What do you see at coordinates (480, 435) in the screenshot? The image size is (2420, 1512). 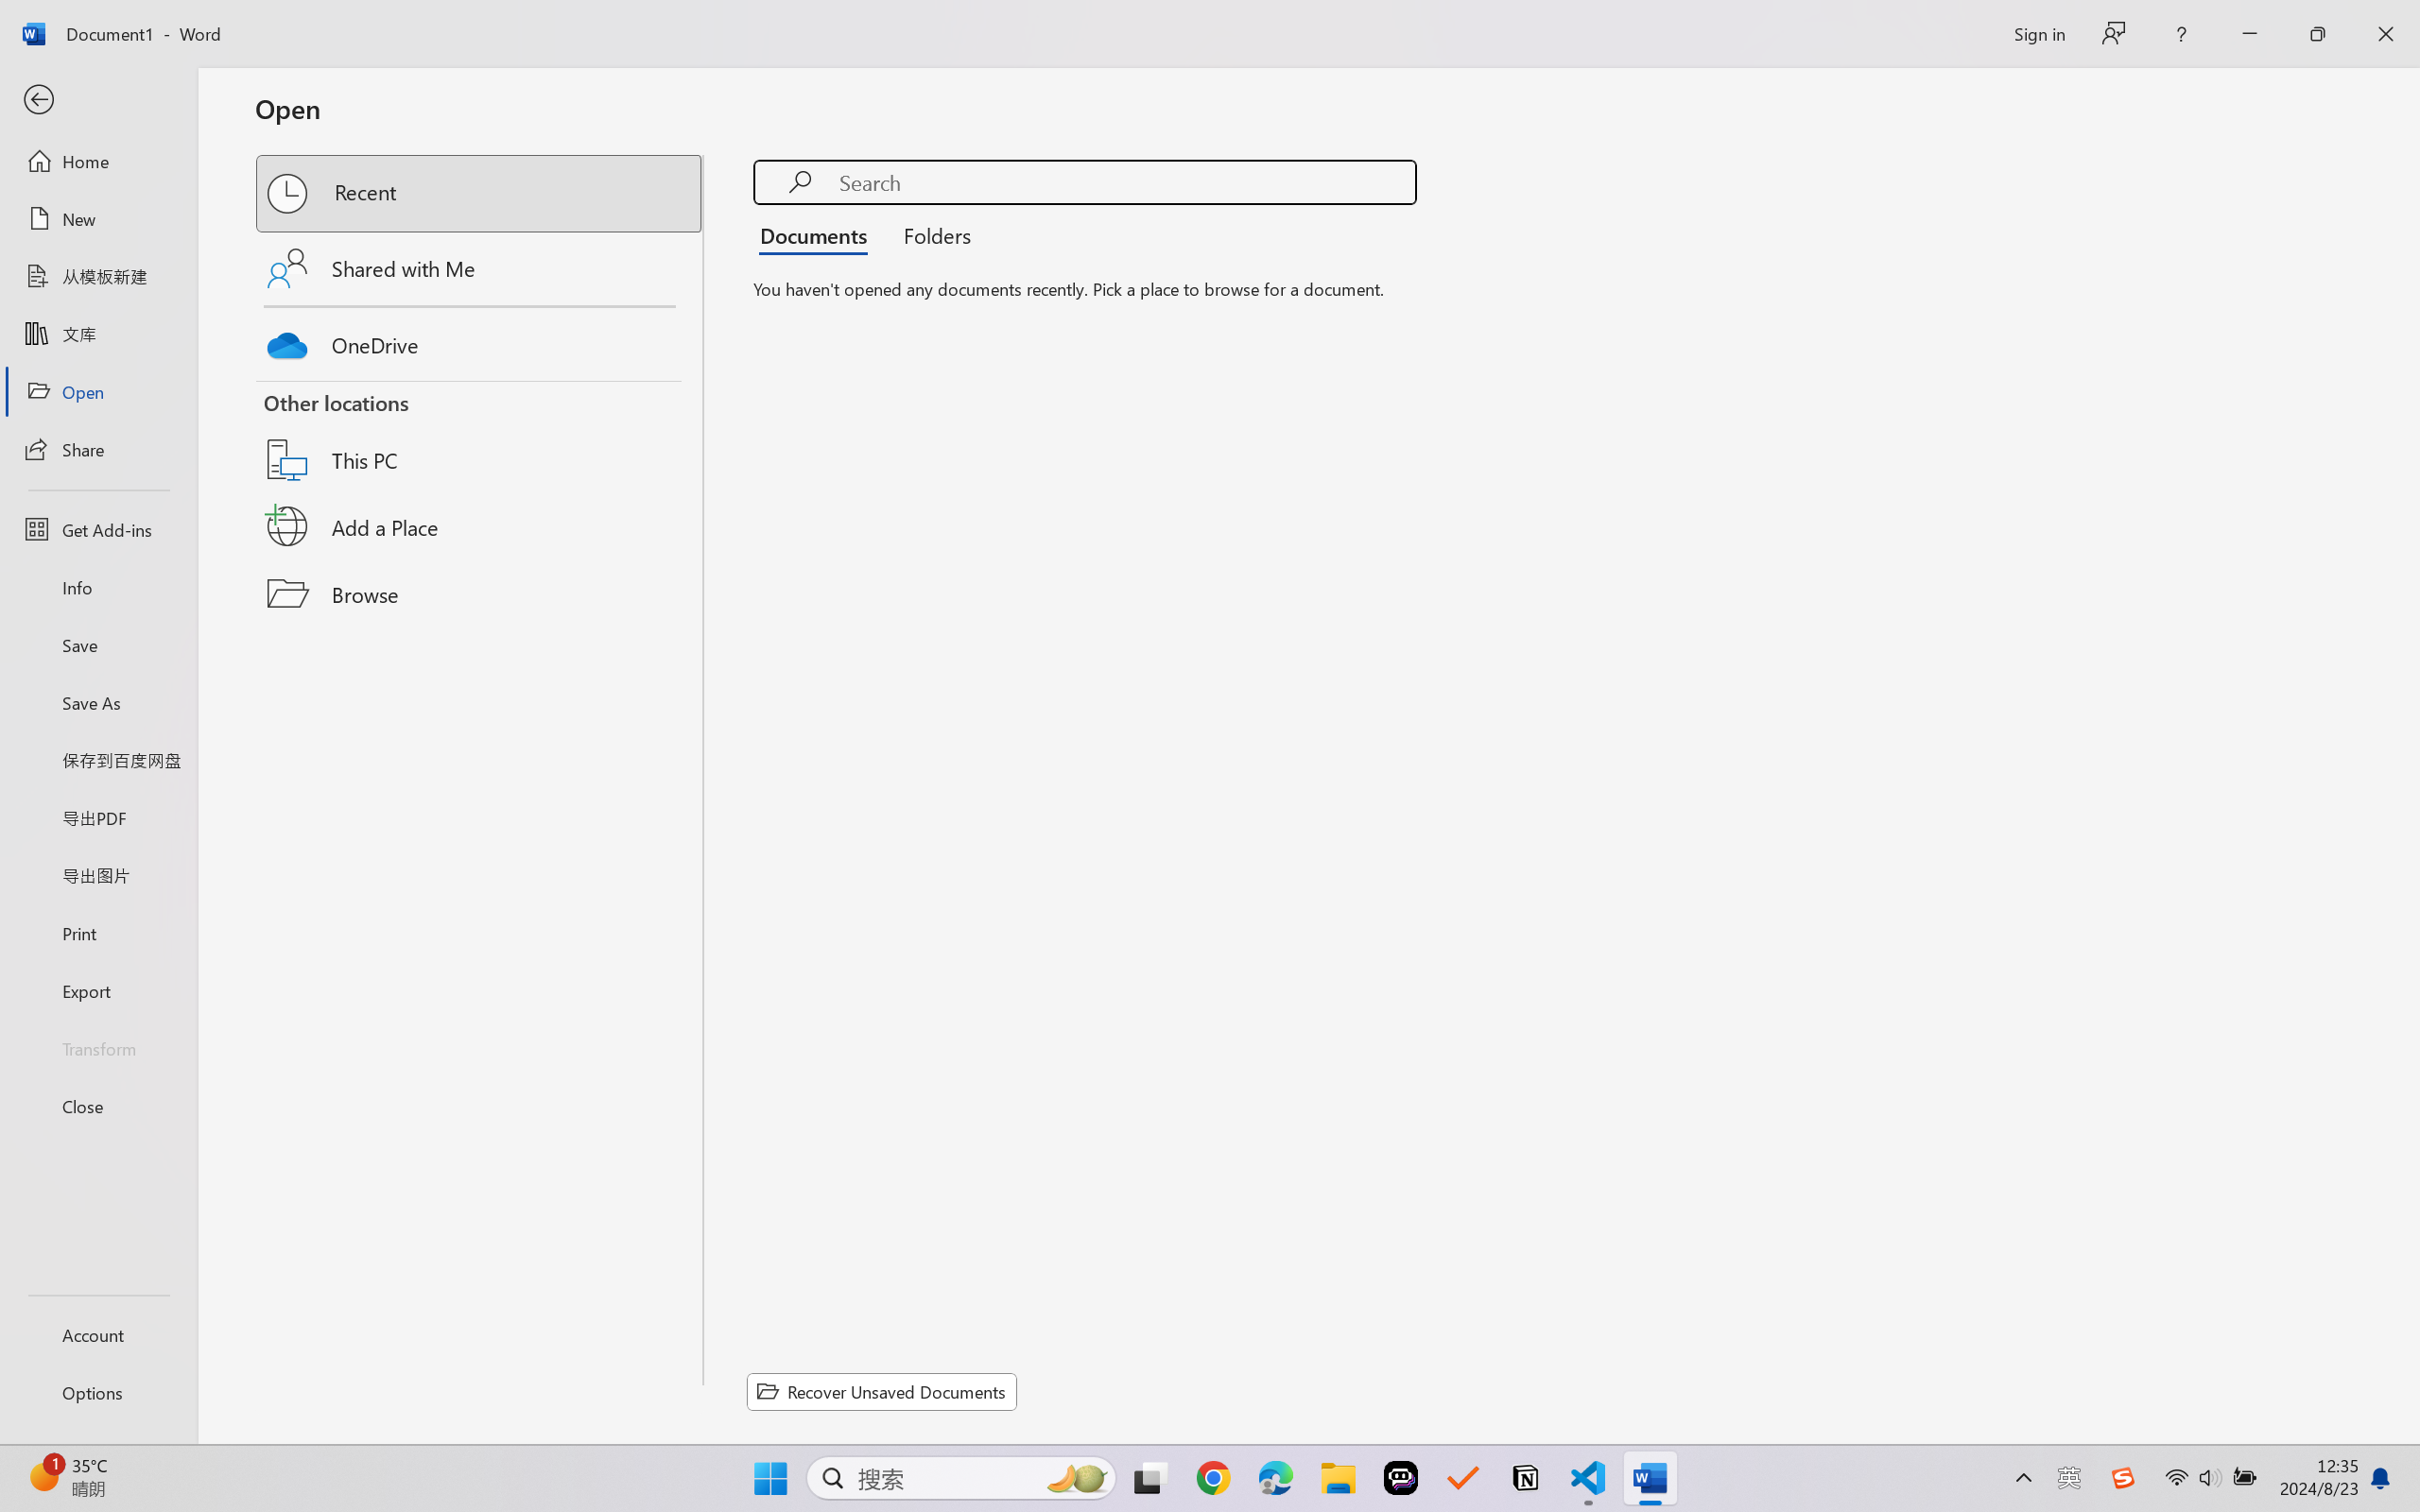 I see `'This PC'` at bounding box center [480, 435].